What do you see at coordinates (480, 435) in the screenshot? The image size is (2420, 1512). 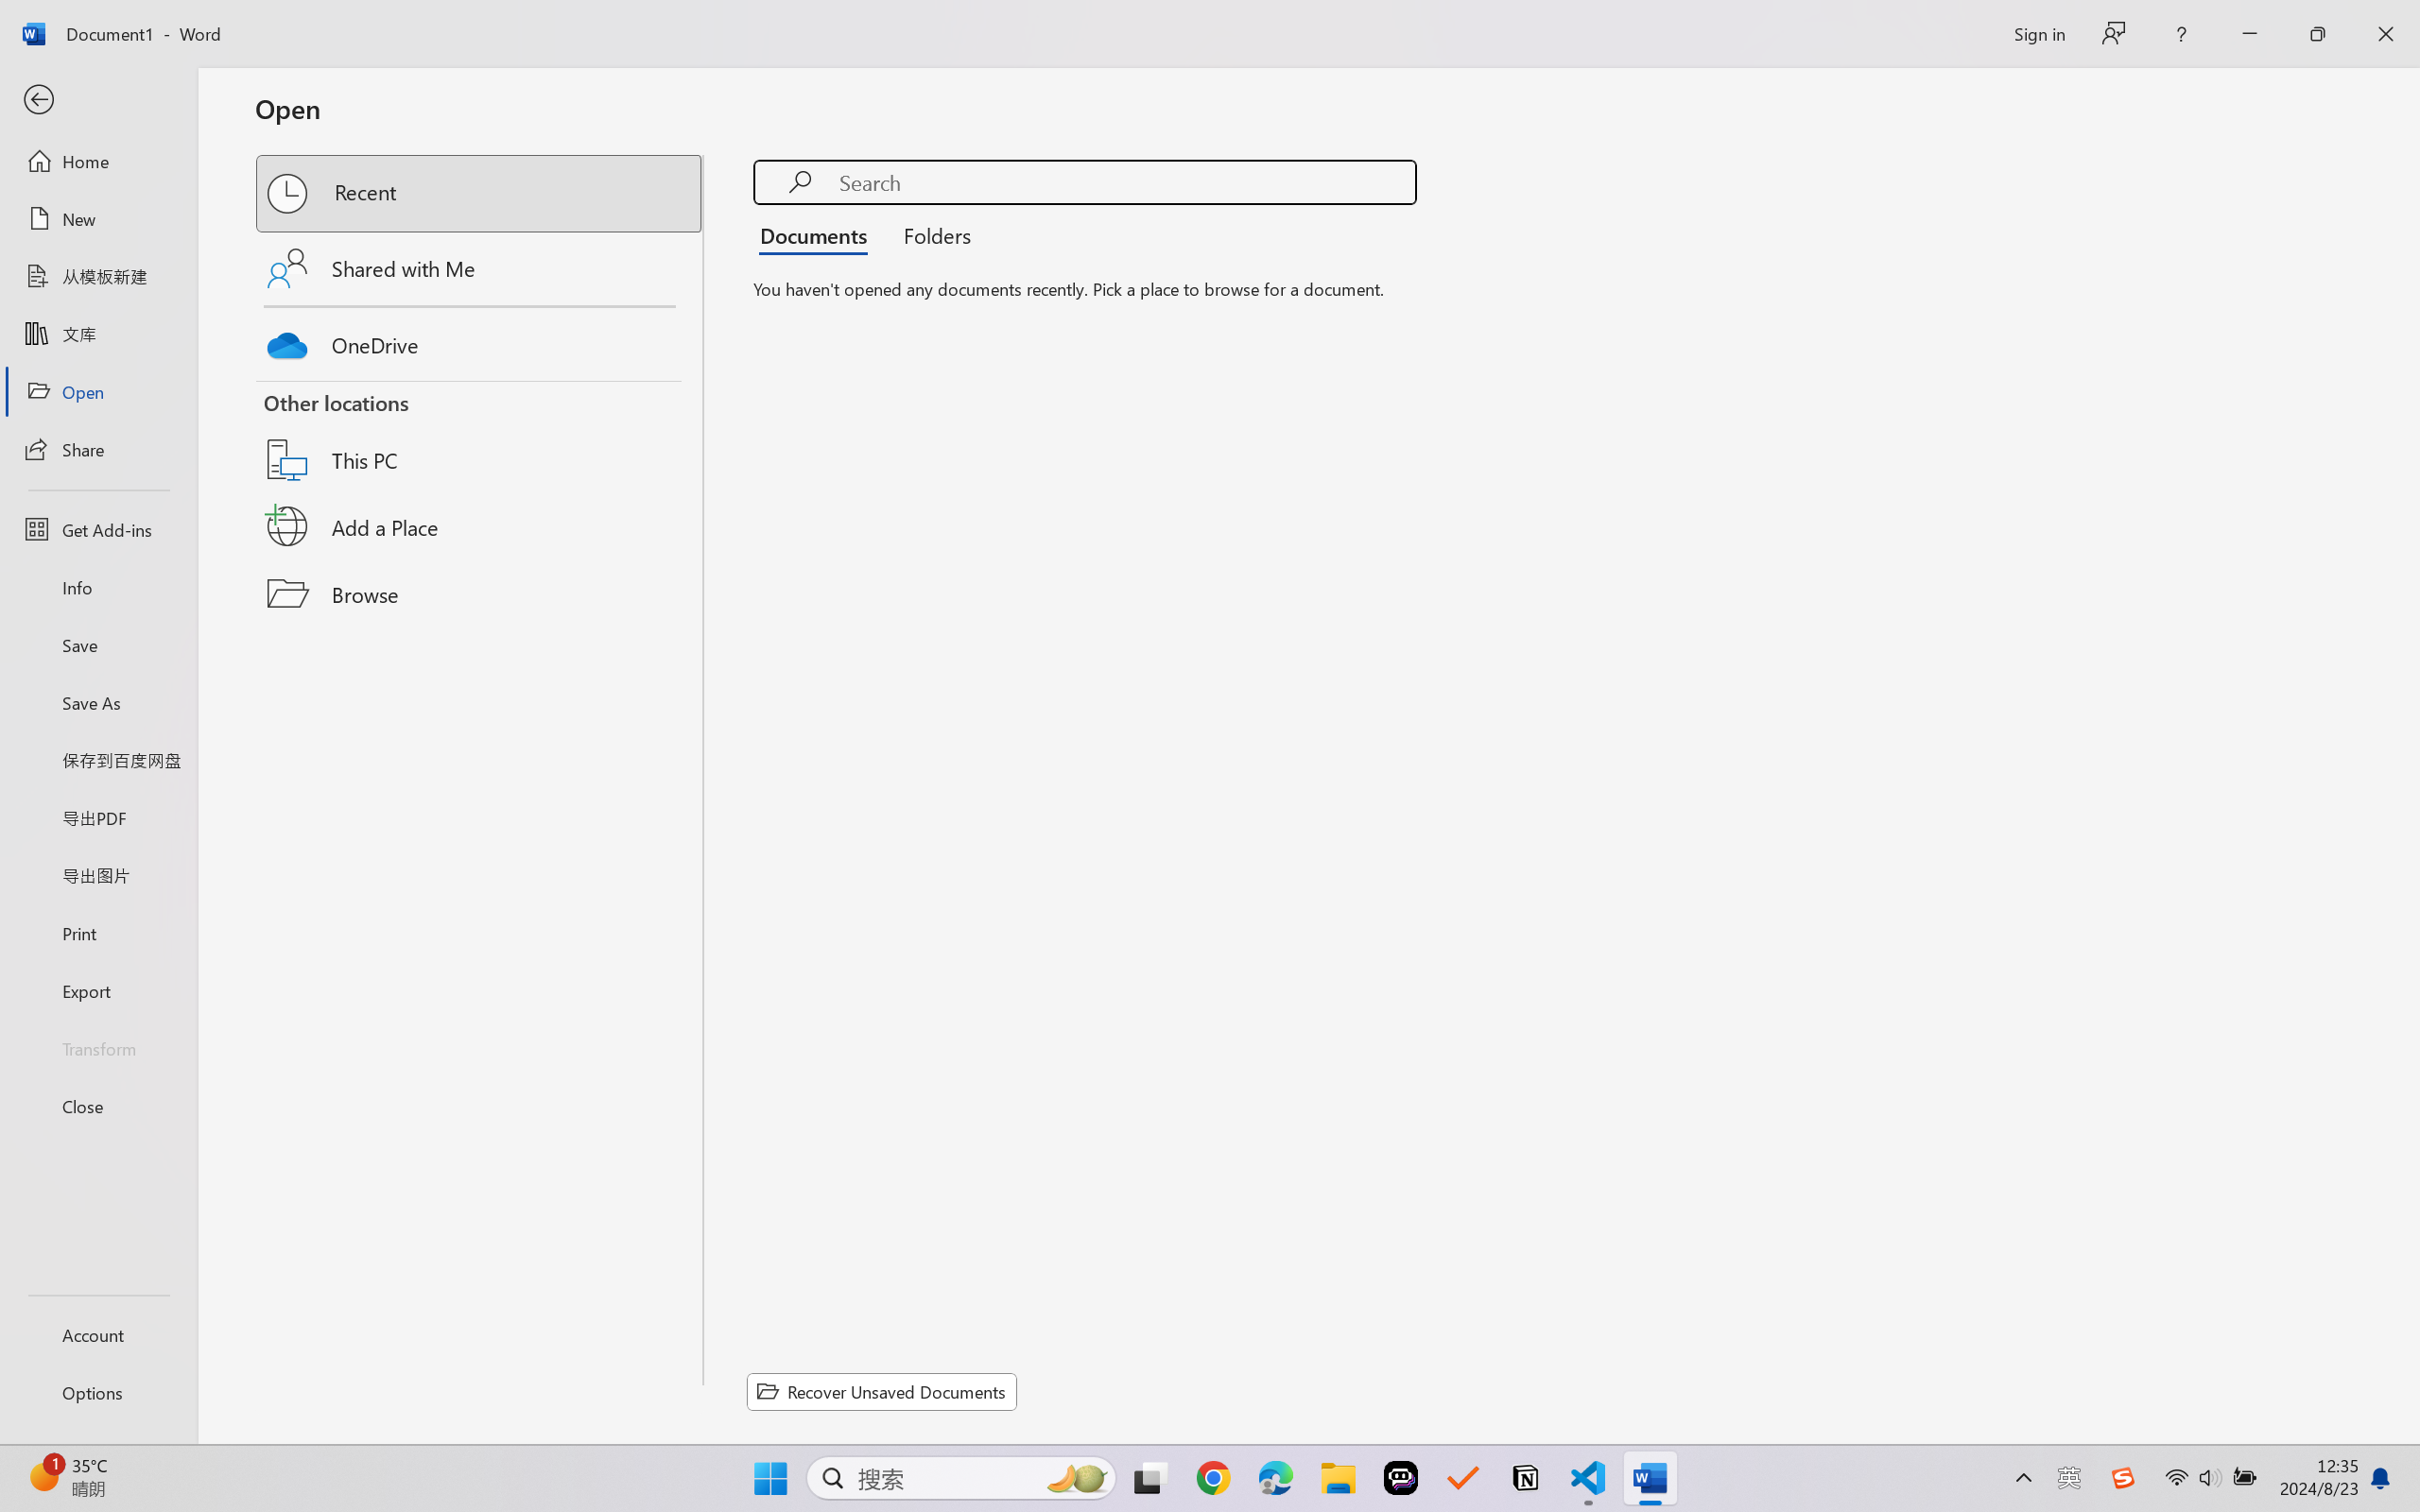 I see `'This PC'` at bounding box center [480, 435].